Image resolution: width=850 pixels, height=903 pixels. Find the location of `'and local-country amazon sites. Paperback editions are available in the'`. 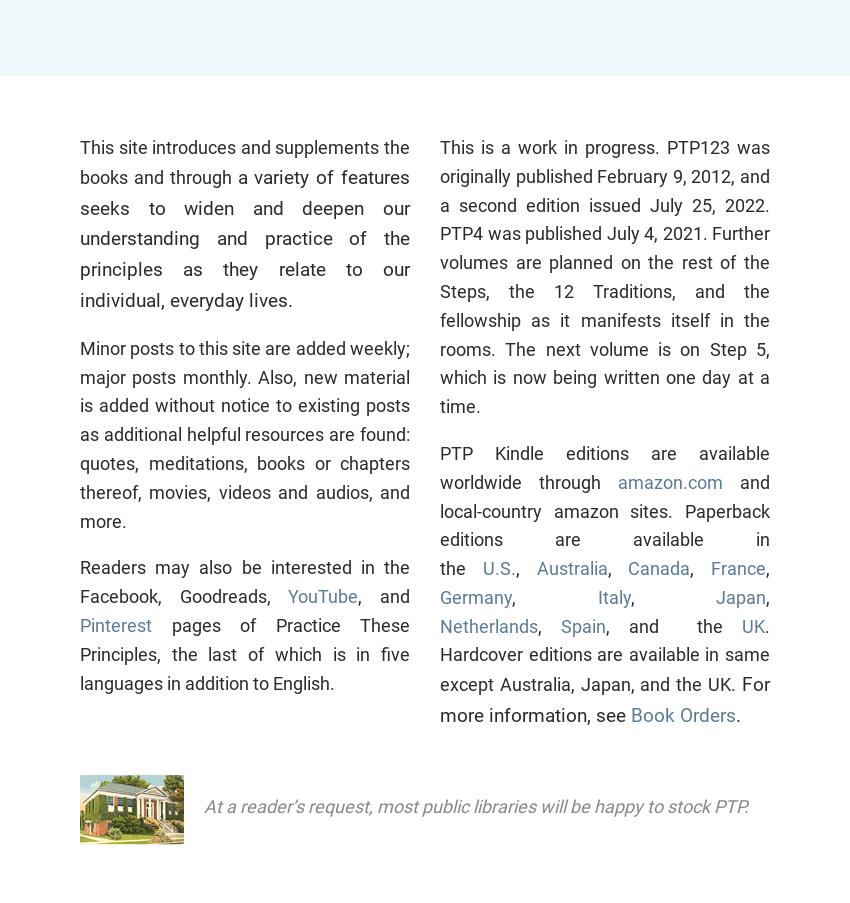

'and local-country amazon sites. Paperback editions are available in the' is located at coordinates (604, 524).